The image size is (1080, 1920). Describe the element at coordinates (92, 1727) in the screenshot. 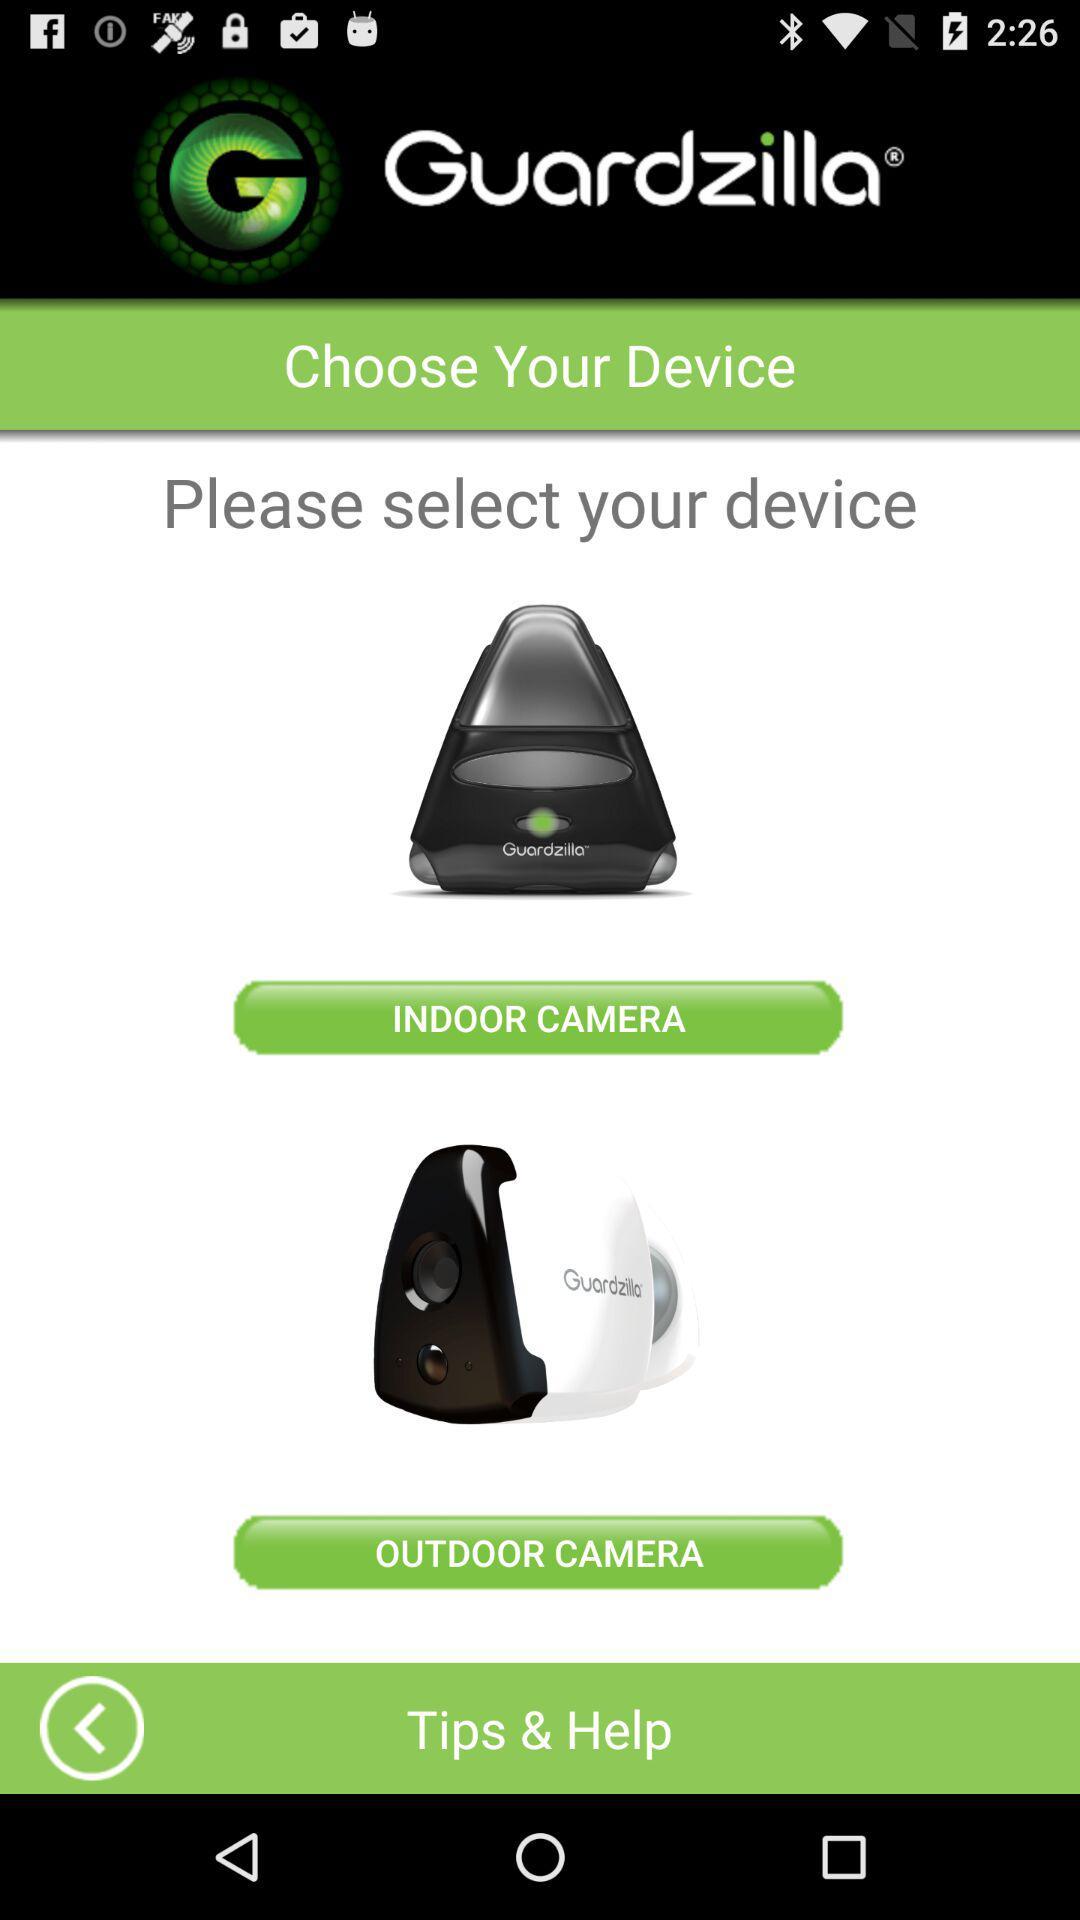

I see `show video` at that location.